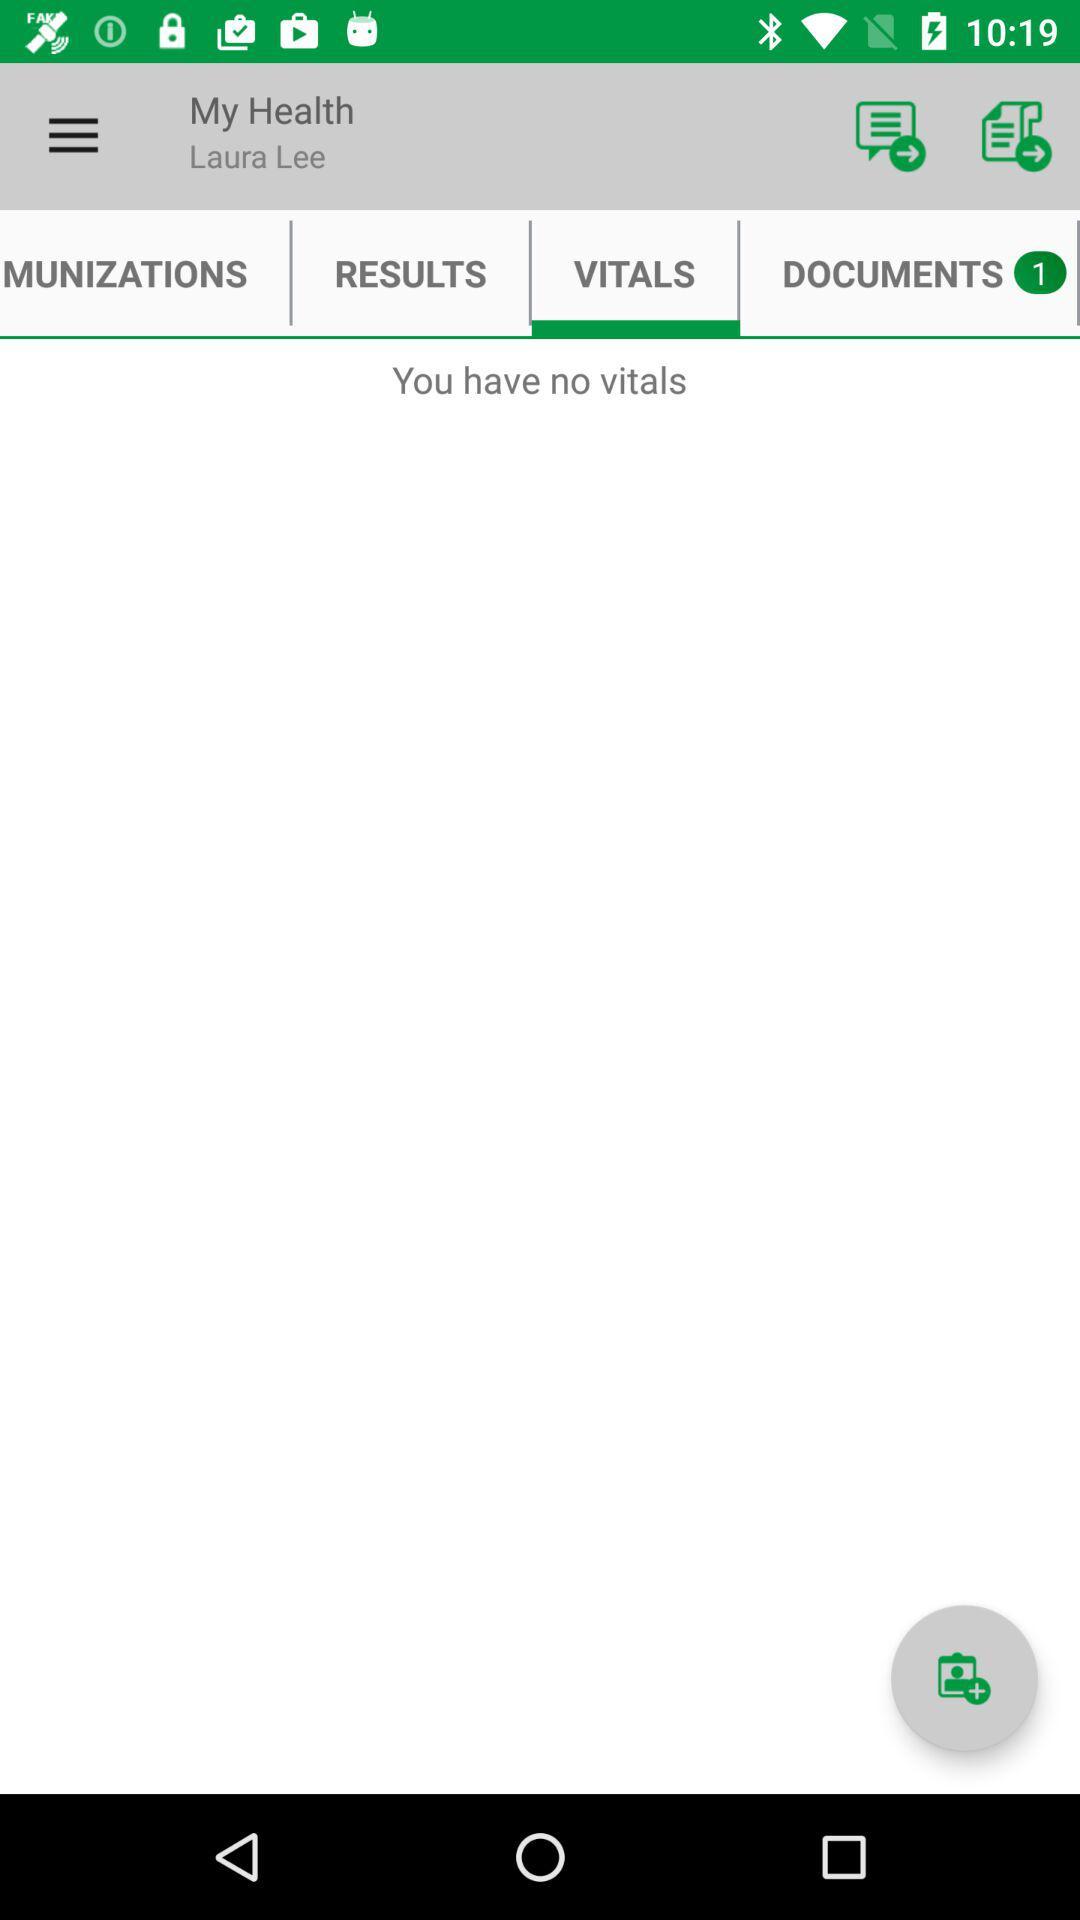 The height and width of the screenshot is (1920, 1080). I want to click on item to the right of the my health icon, so click(890, 135).